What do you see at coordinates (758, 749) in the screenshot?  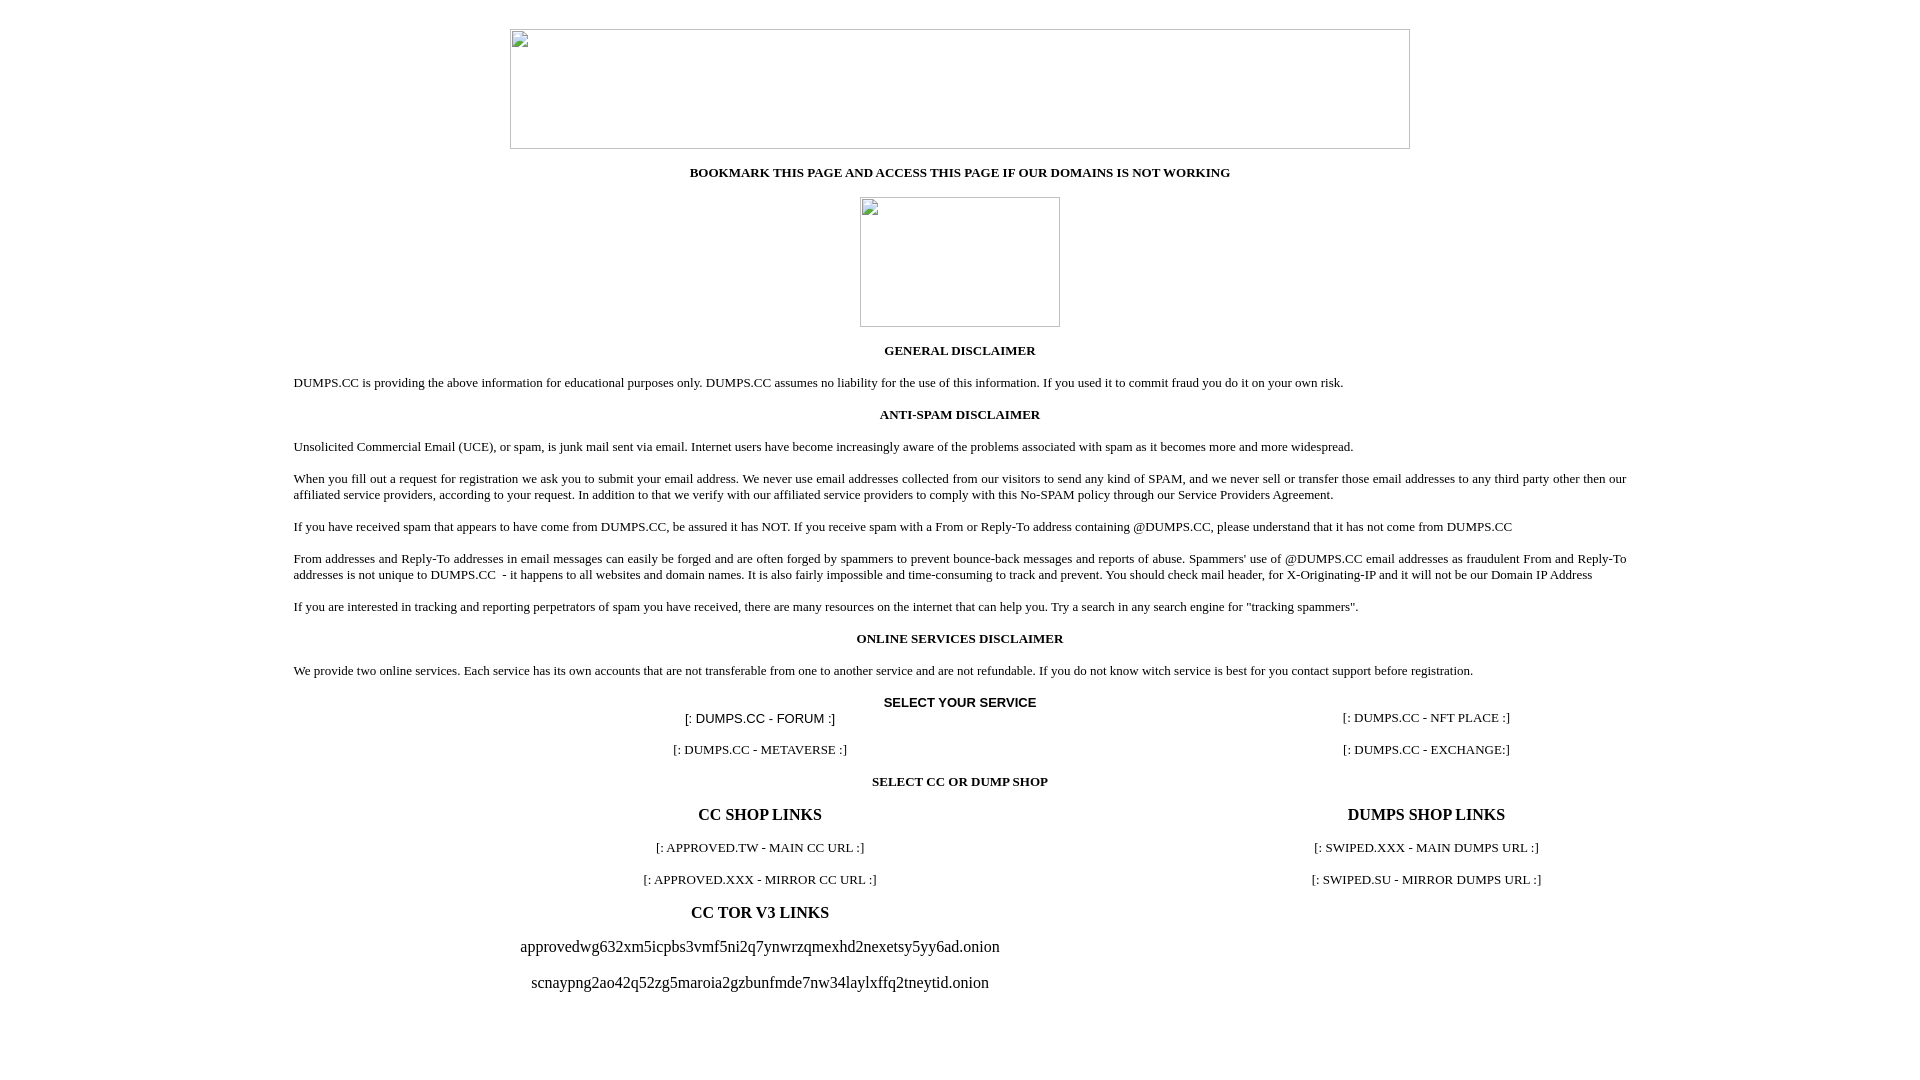 I see `'[: DUMPS.CC - METAVERSE :]'` at bounding box center [758, 749].